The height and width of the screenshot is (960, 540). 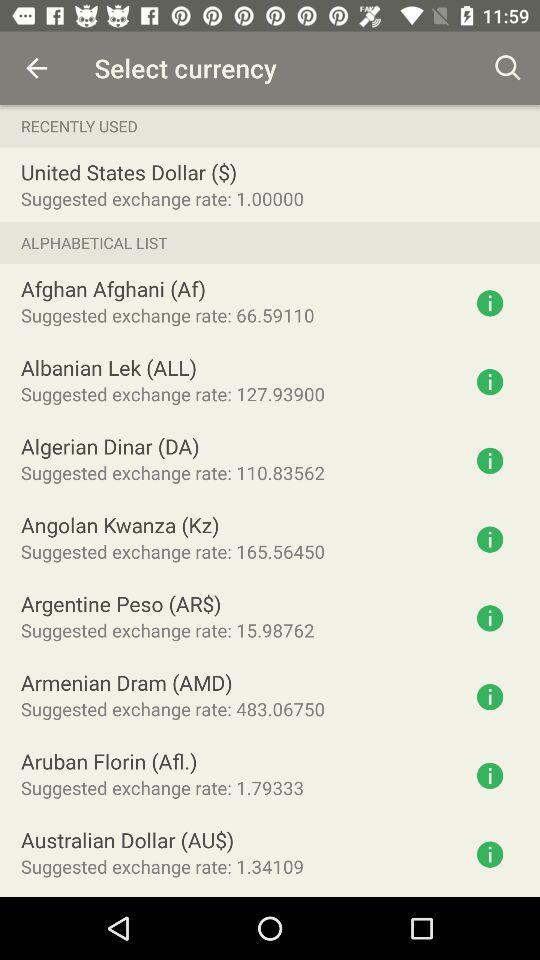 What do you see at coordinates (489, 303) in the screenshot?
I see `click more information button` at bounding box center [489, 303].